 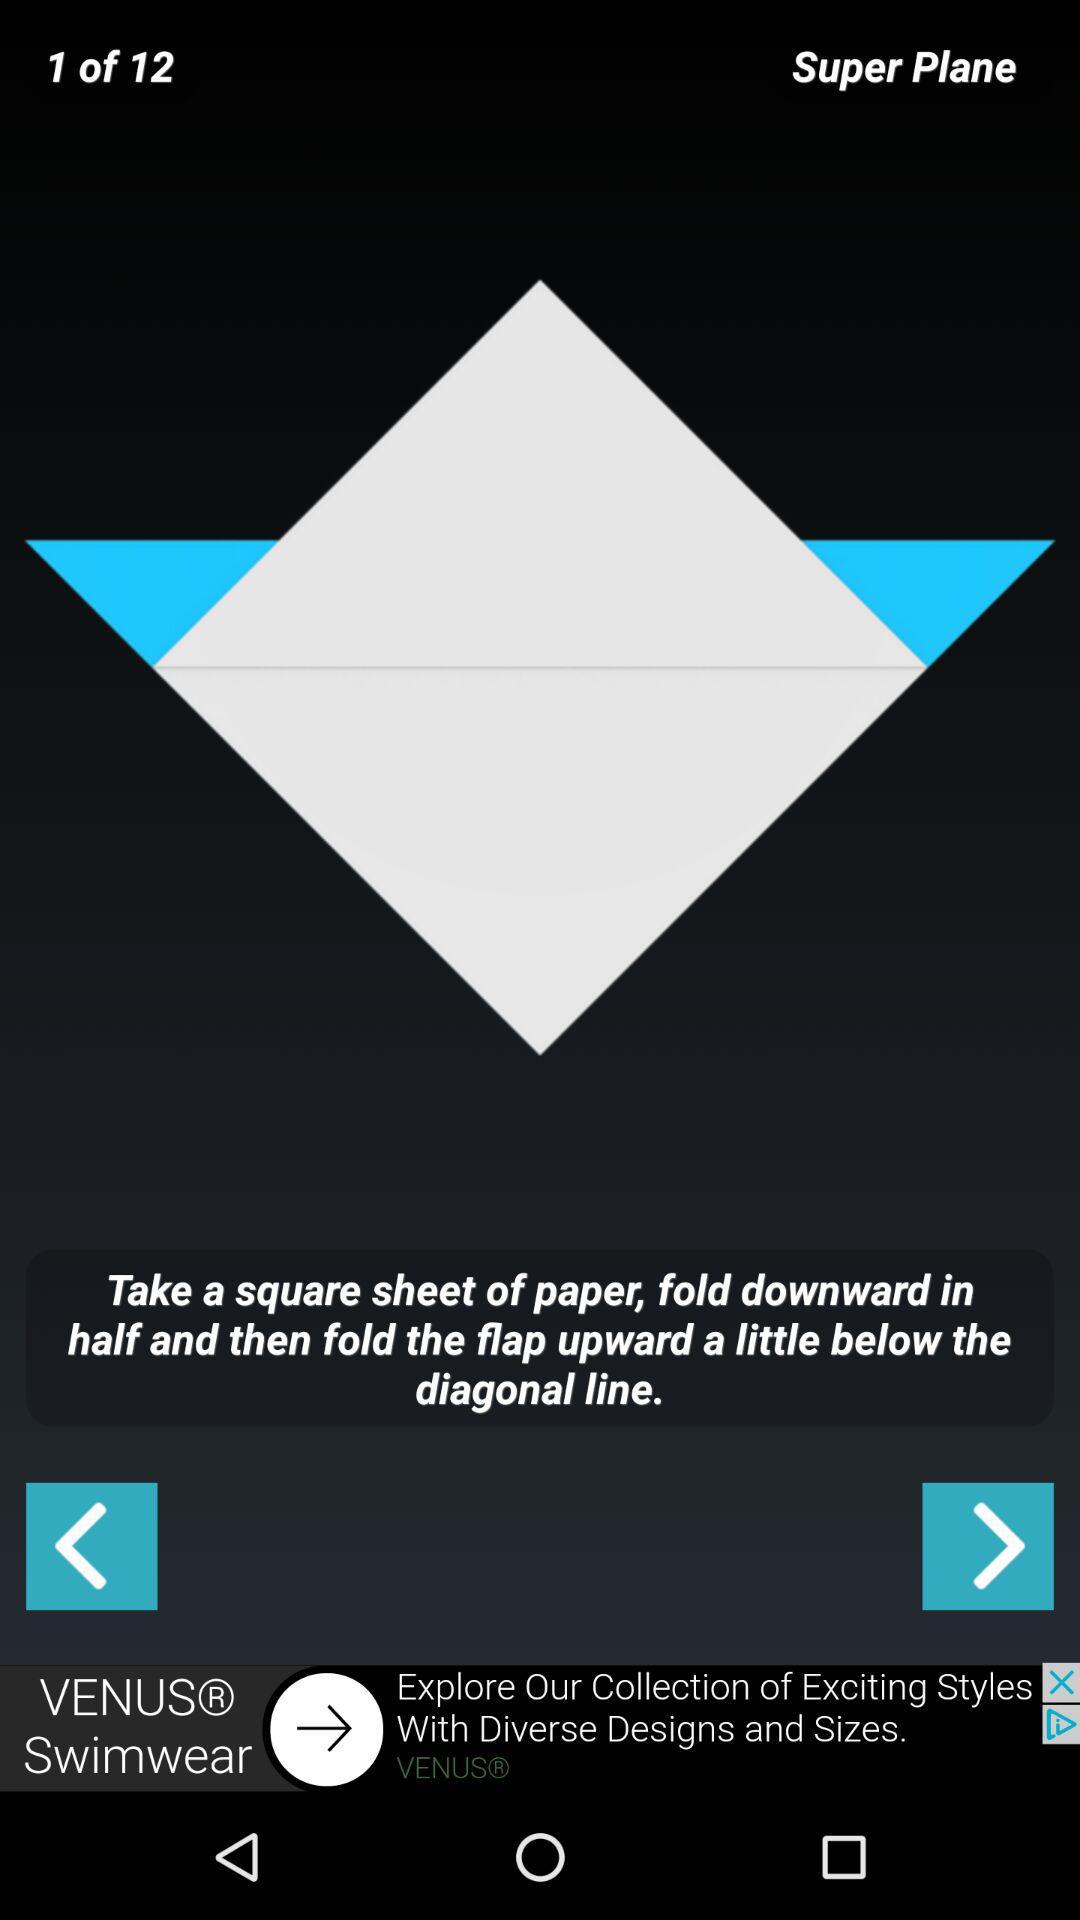 What do you see at coordinates (91, 1545) in the screenshot?
I see `go back` at bounding box center [91, 1545].